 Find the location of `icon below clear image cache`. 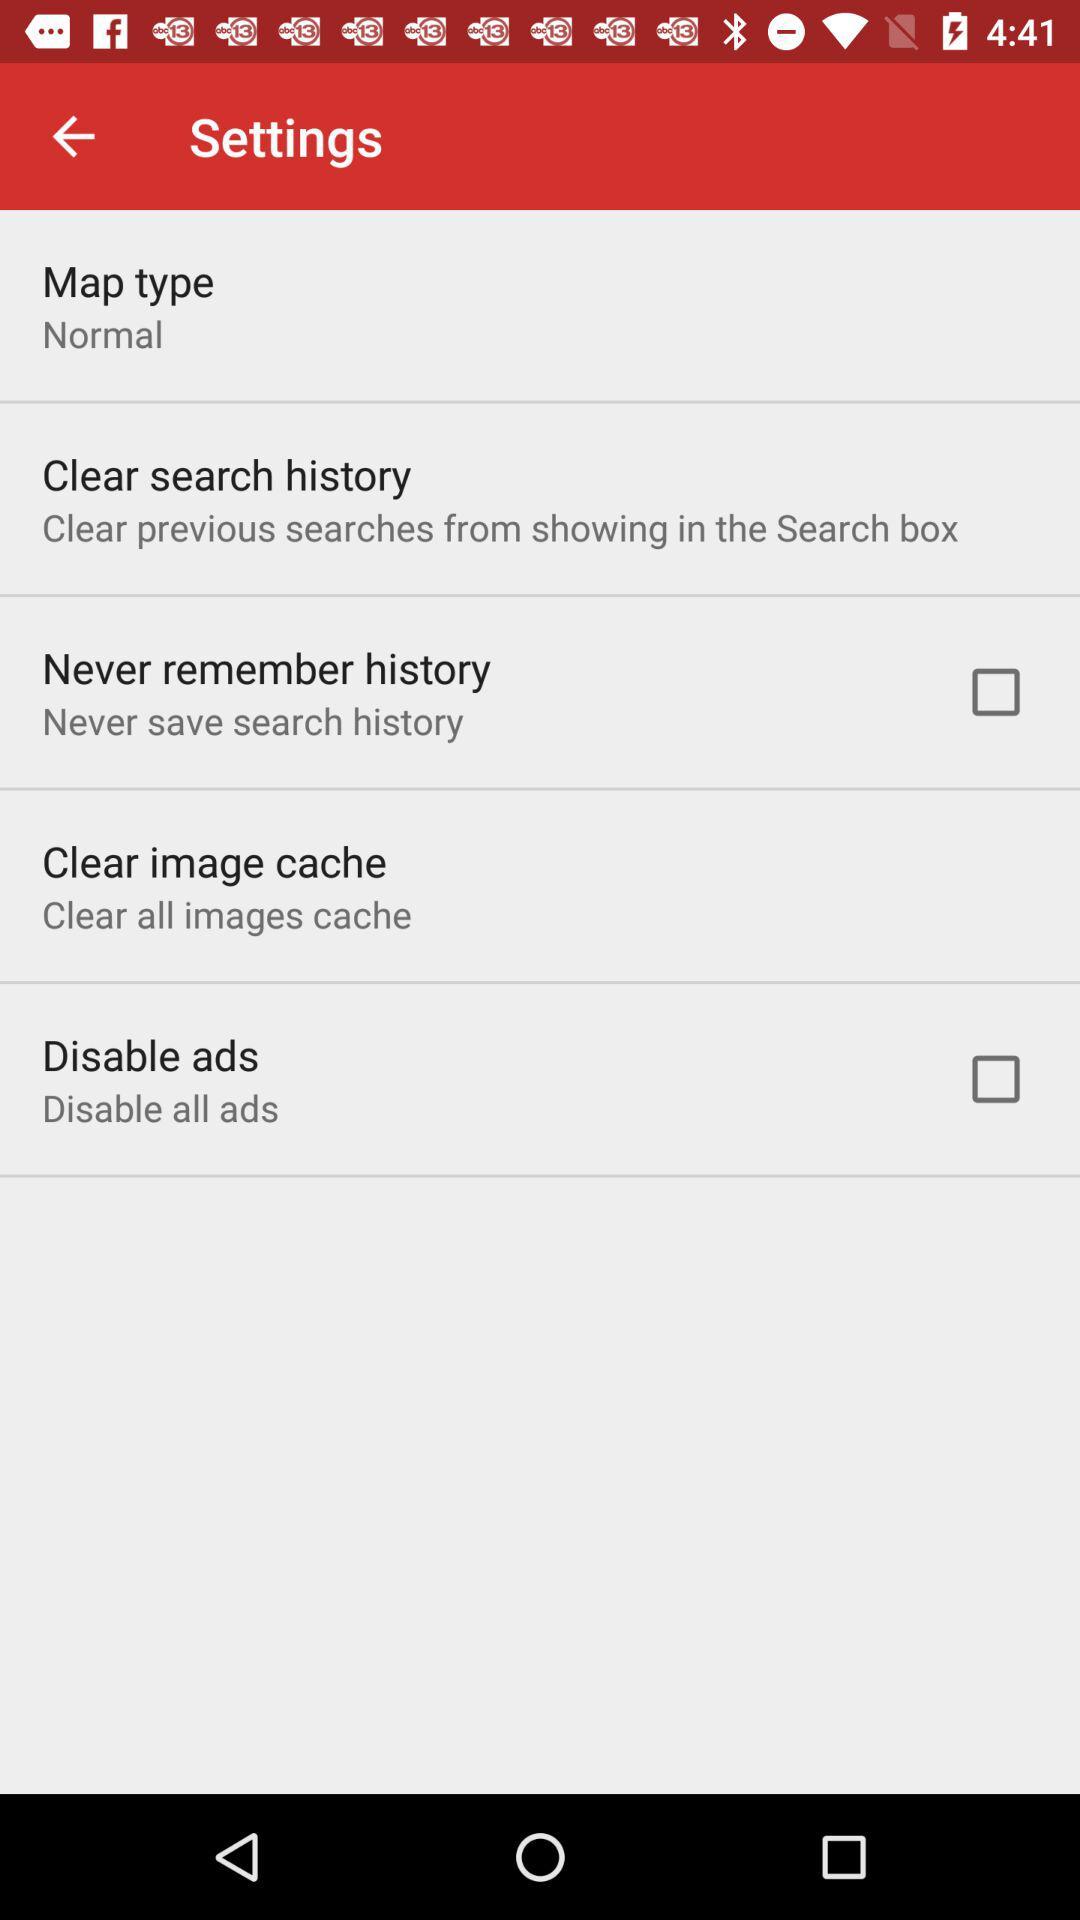

icon below clear image cache is located at coordinates (225, 913).